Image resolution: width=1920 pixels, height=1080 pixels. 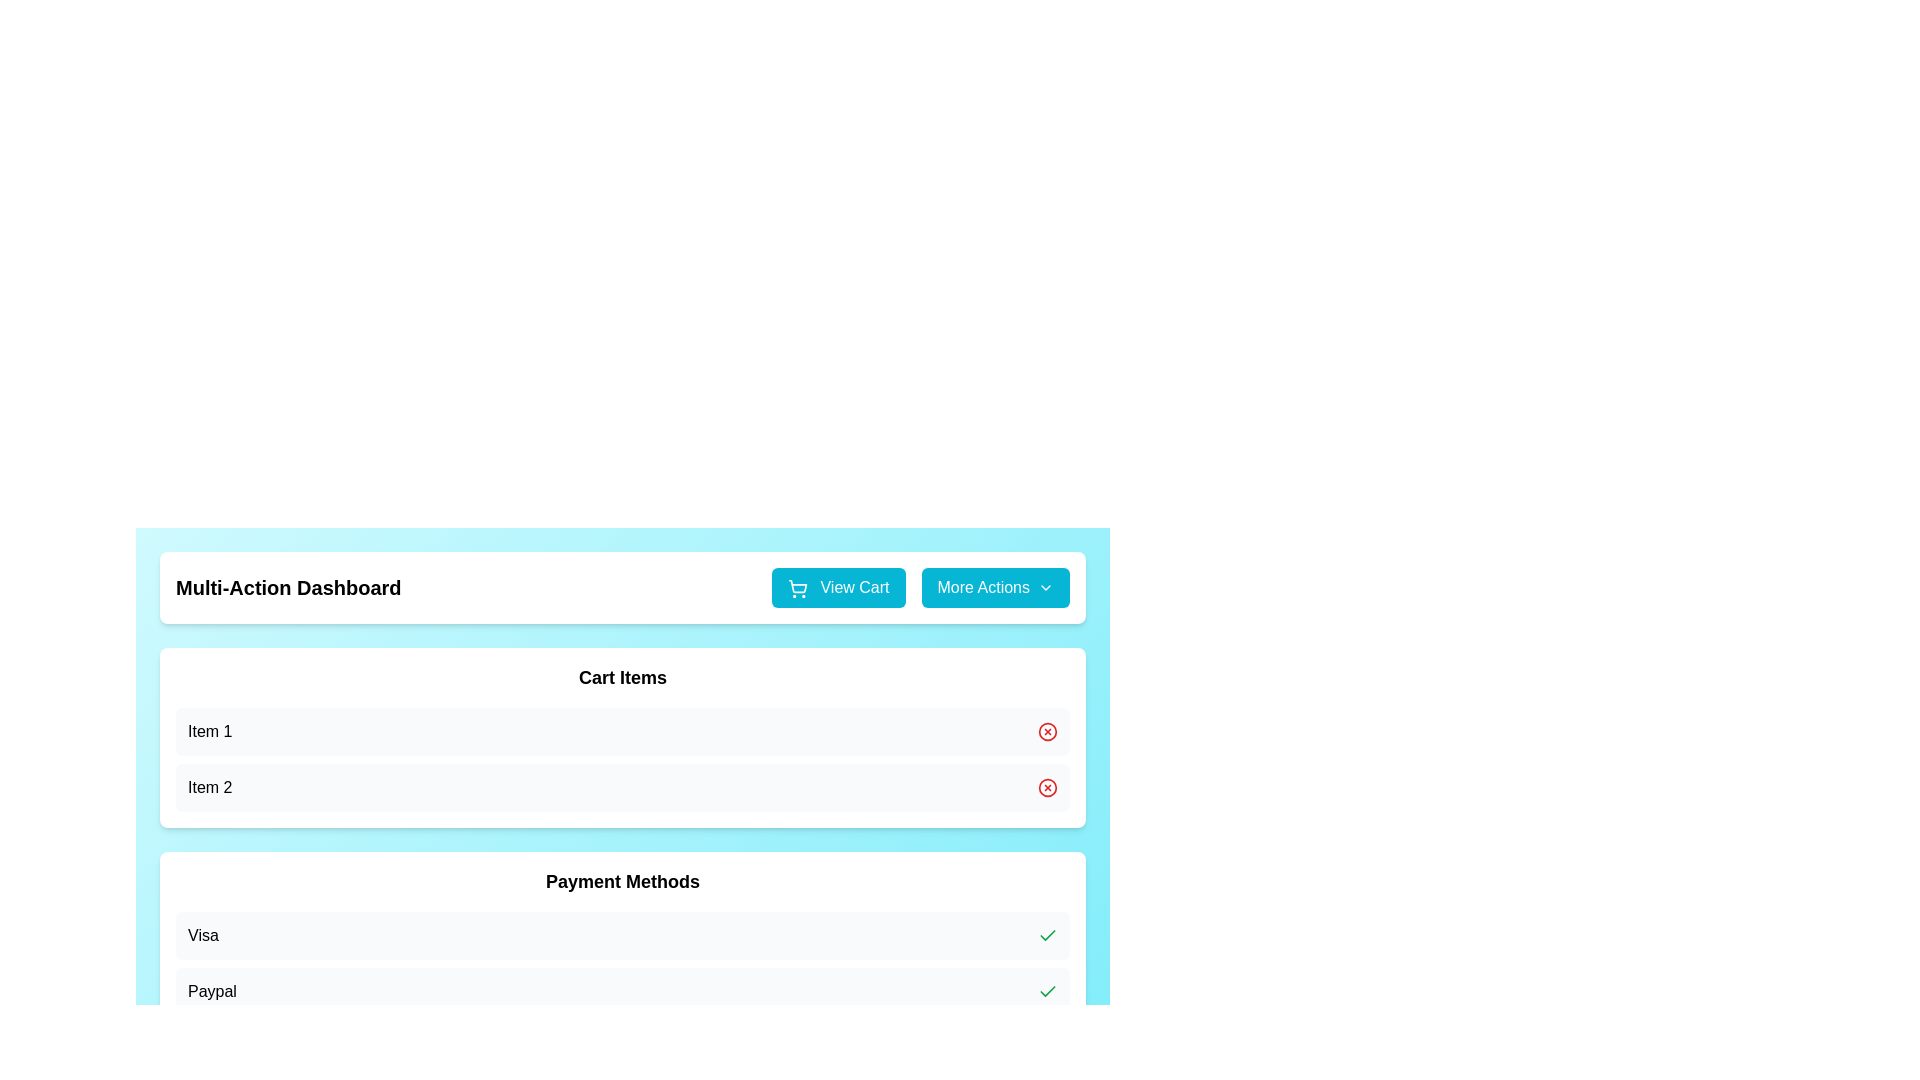 I want to click on the circular red outlined button with a red 'X' icon in the second row of the Cart Items section, so click(x=1046, y=732).